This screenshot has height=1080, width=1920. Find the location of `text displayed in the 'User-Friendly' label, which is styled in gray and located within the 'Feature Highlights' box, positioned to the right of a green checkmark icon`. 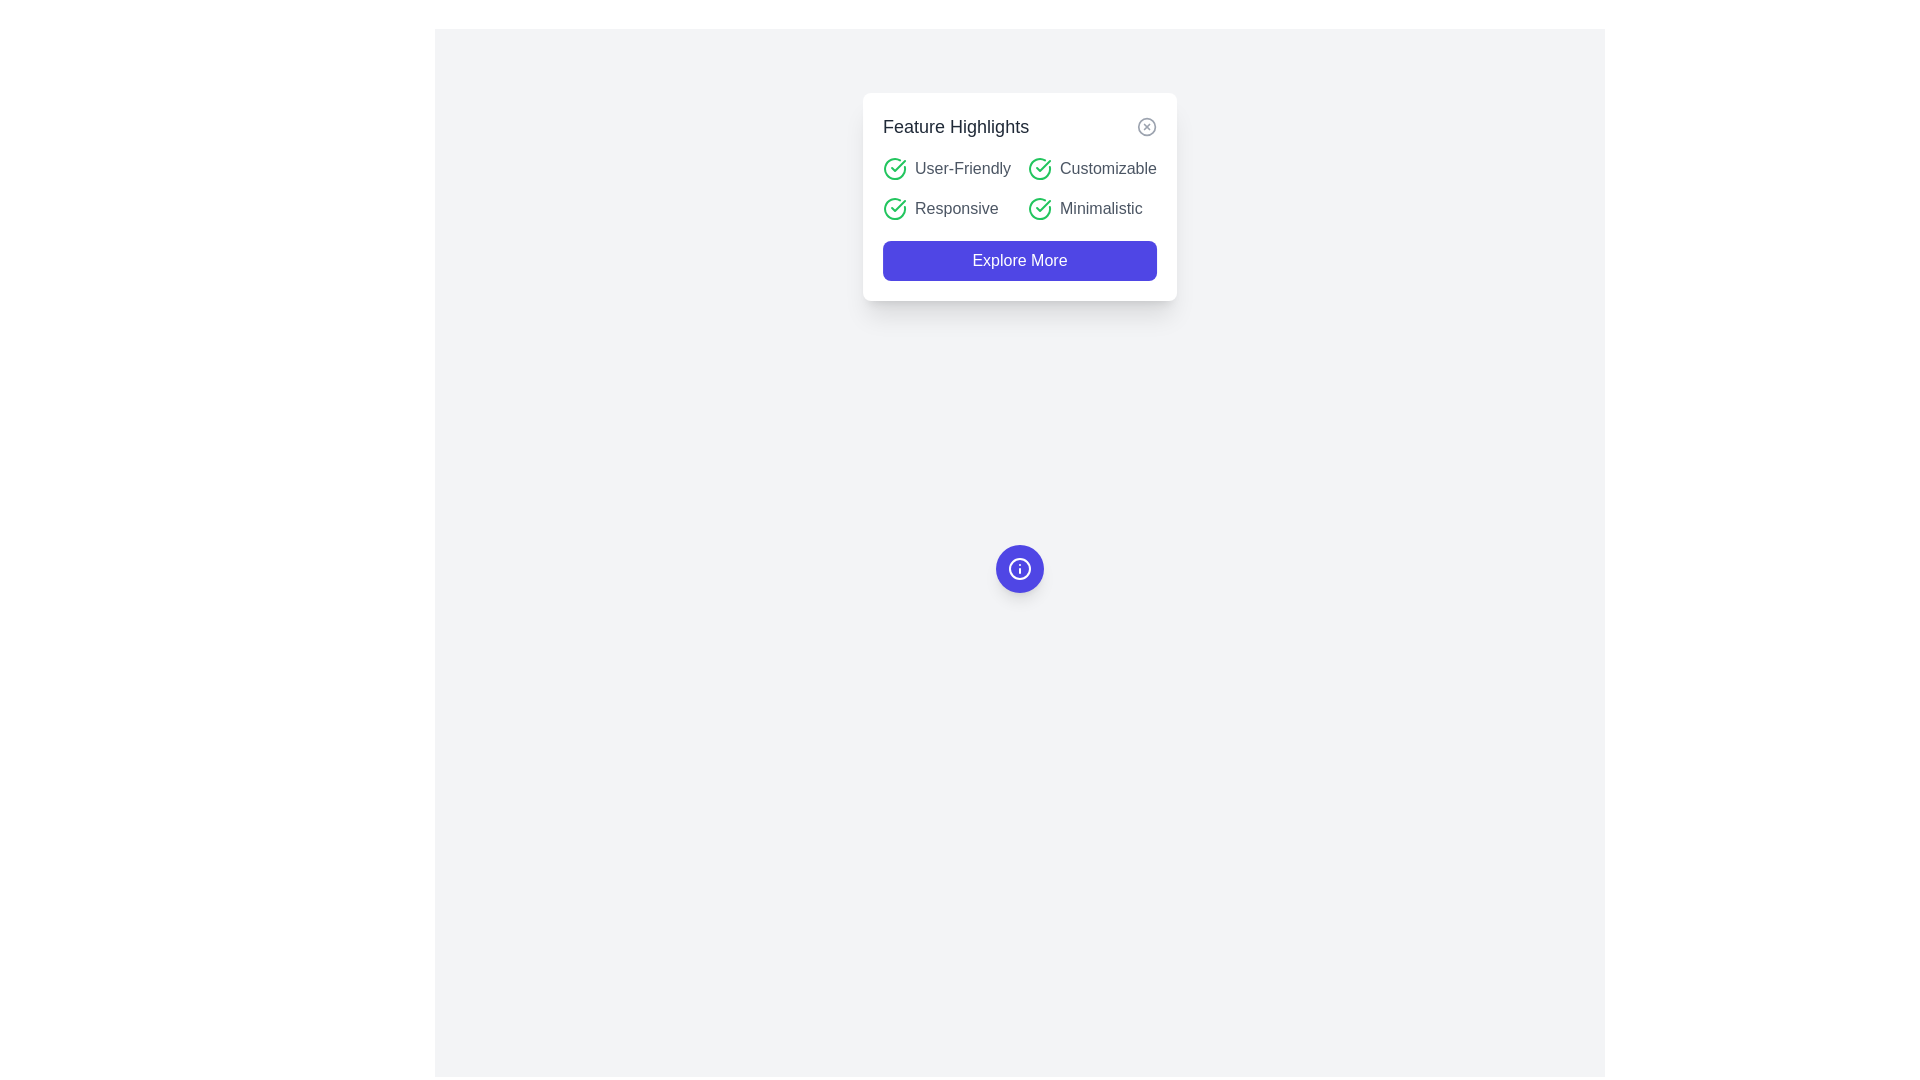

text displayed in the 'User-Friendly' label, which is styled in gray and located within the 'Feature Highlights' box, positioned to the right of a green checkmark icon is located at coordinates (963, 168).